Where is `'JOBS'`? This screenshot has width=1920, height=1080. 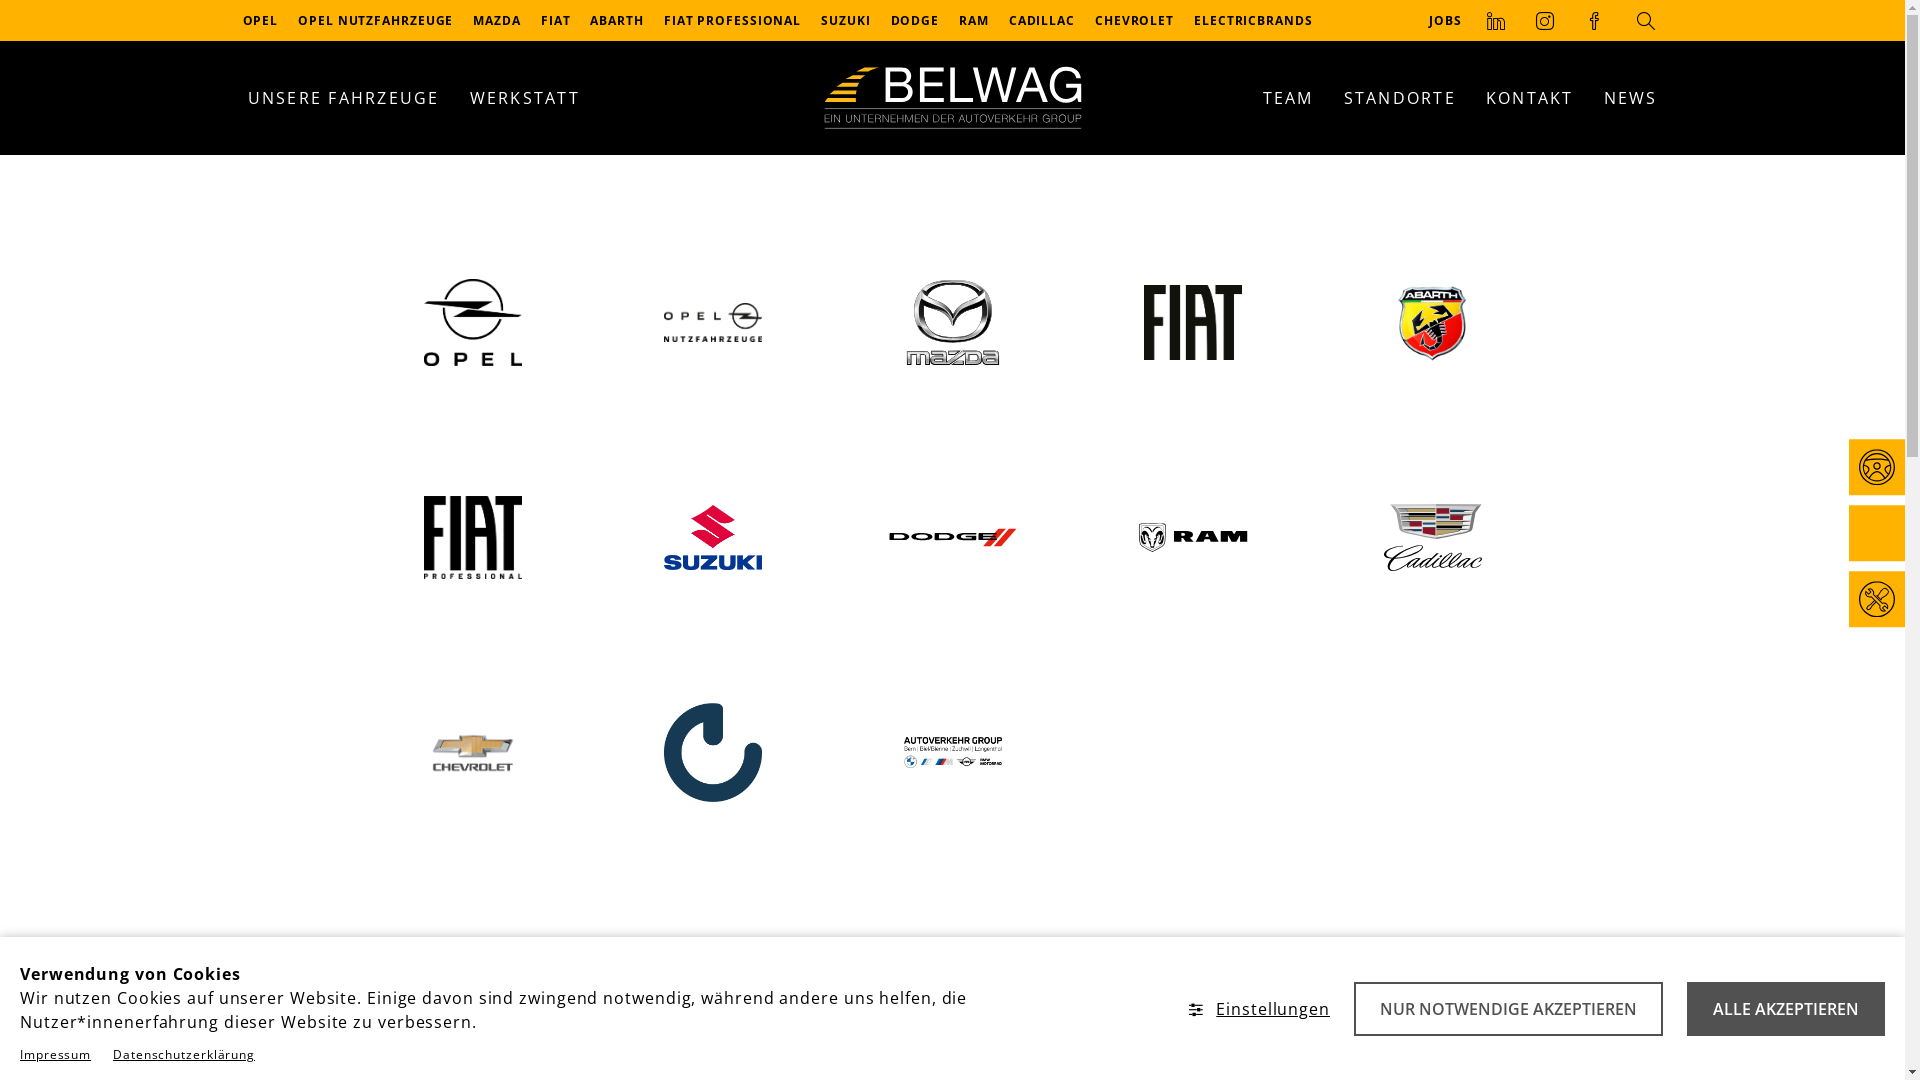 'JOBS' is located at coordinates (1445, 19).